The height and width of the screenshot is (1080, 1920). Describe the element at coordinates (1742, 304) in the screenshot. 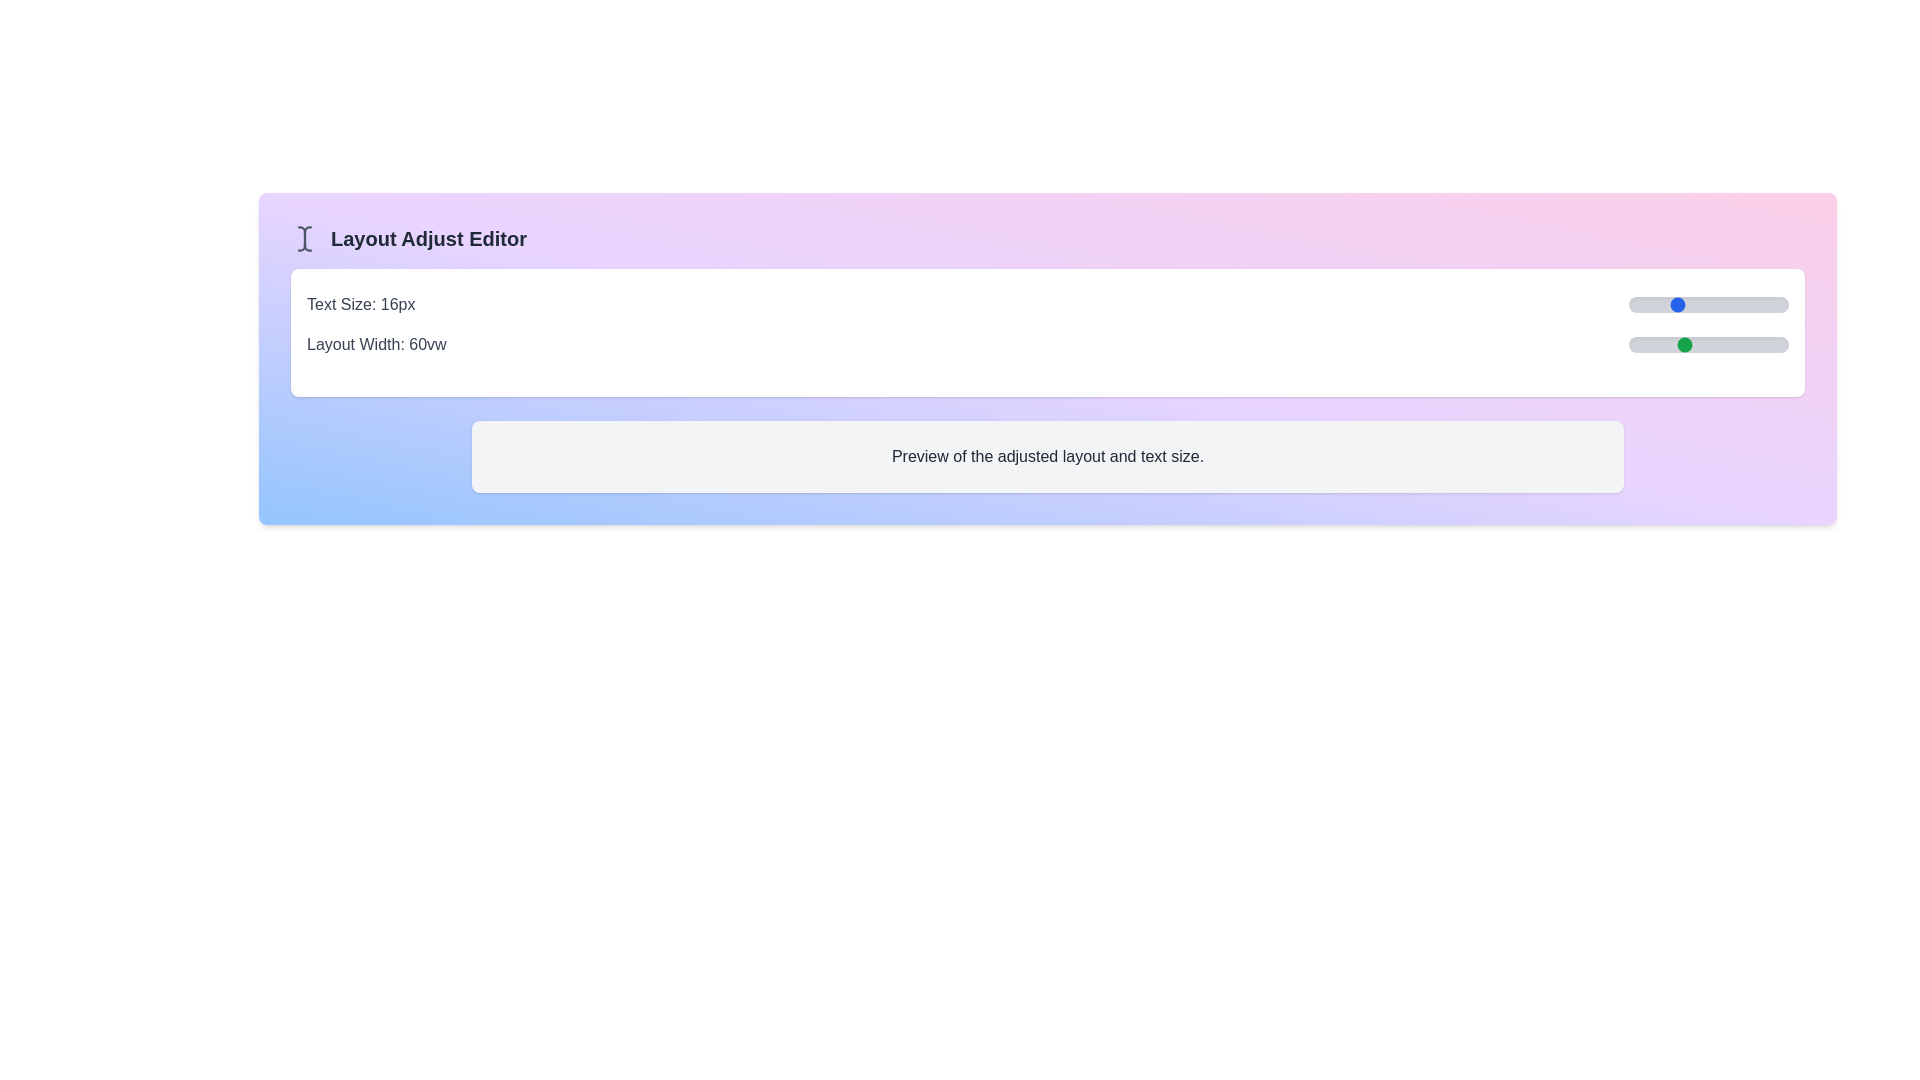

I see `the slider` at that location.